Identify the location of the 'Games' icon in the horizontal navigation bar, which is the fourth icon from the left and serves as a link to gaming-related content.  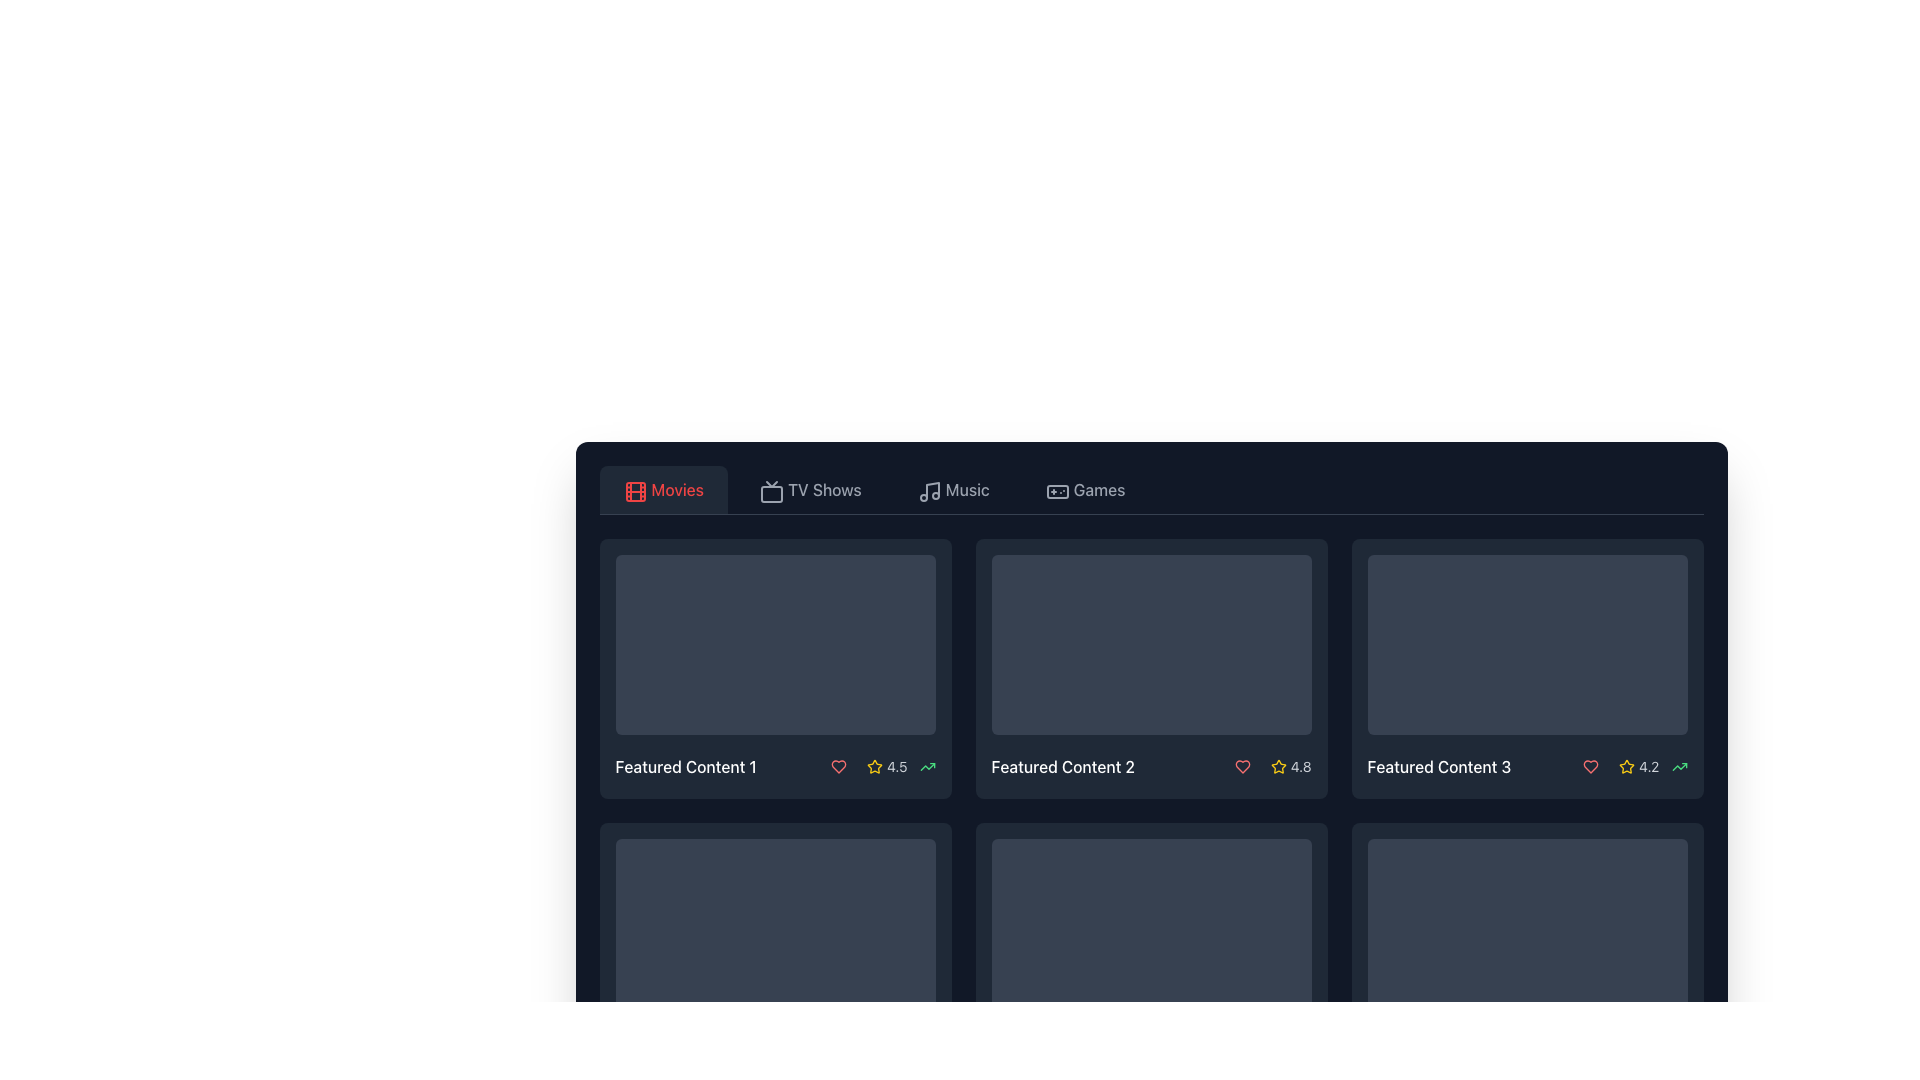
(1056, 492).